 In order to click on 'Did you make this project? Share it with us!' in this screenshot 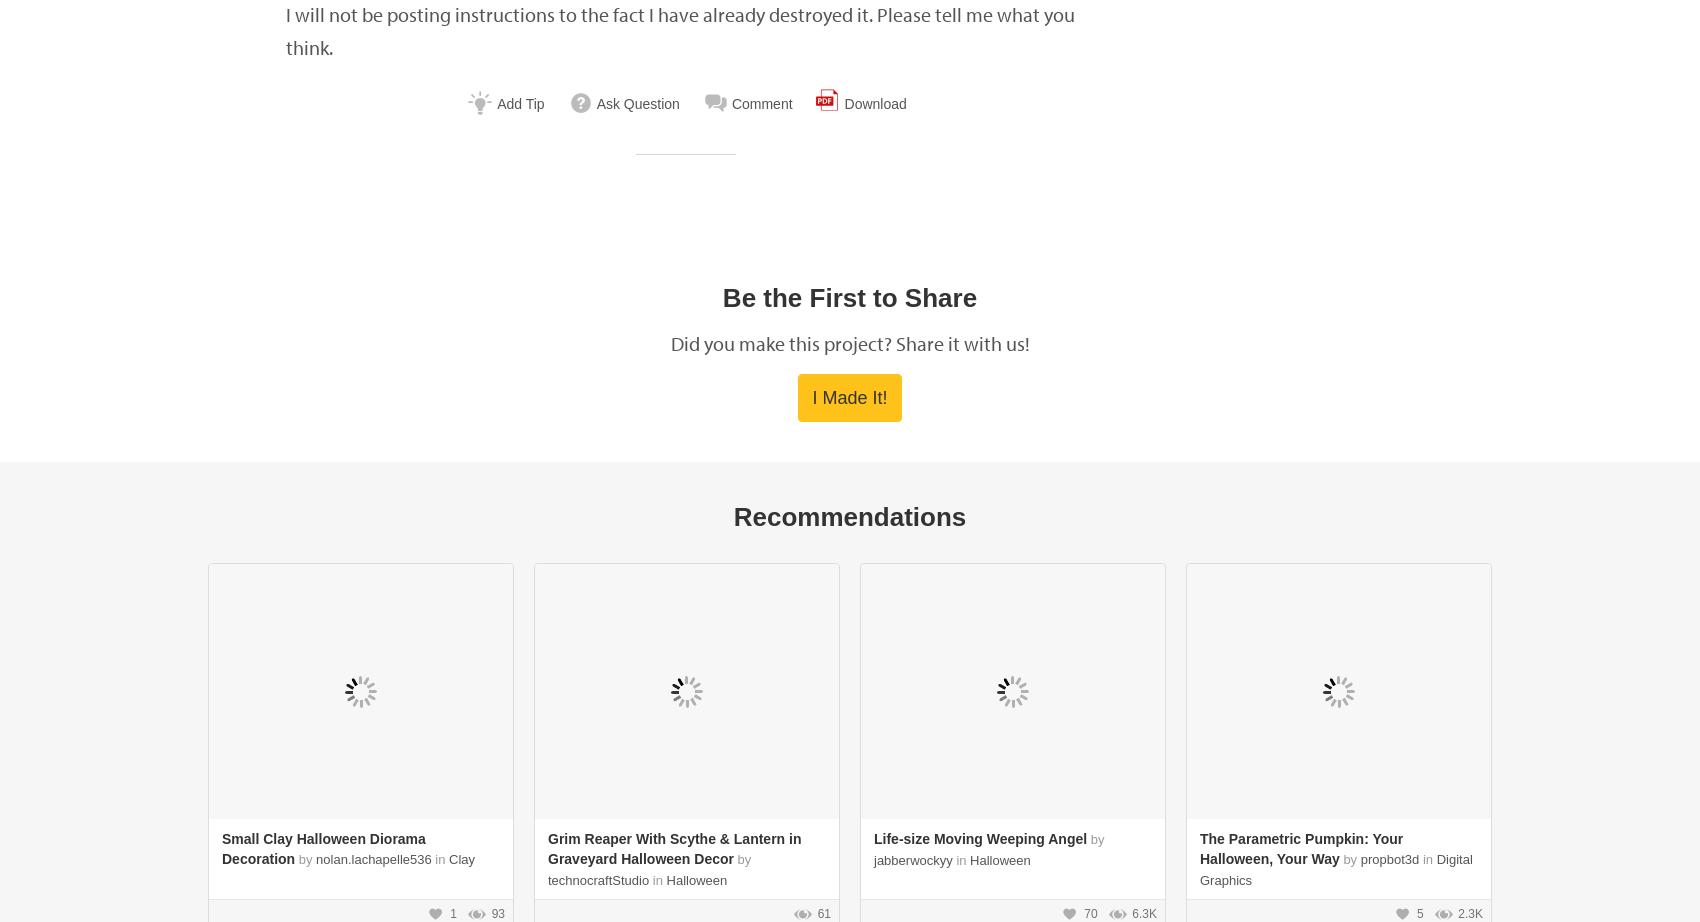, I will do `click(848, 342)`.